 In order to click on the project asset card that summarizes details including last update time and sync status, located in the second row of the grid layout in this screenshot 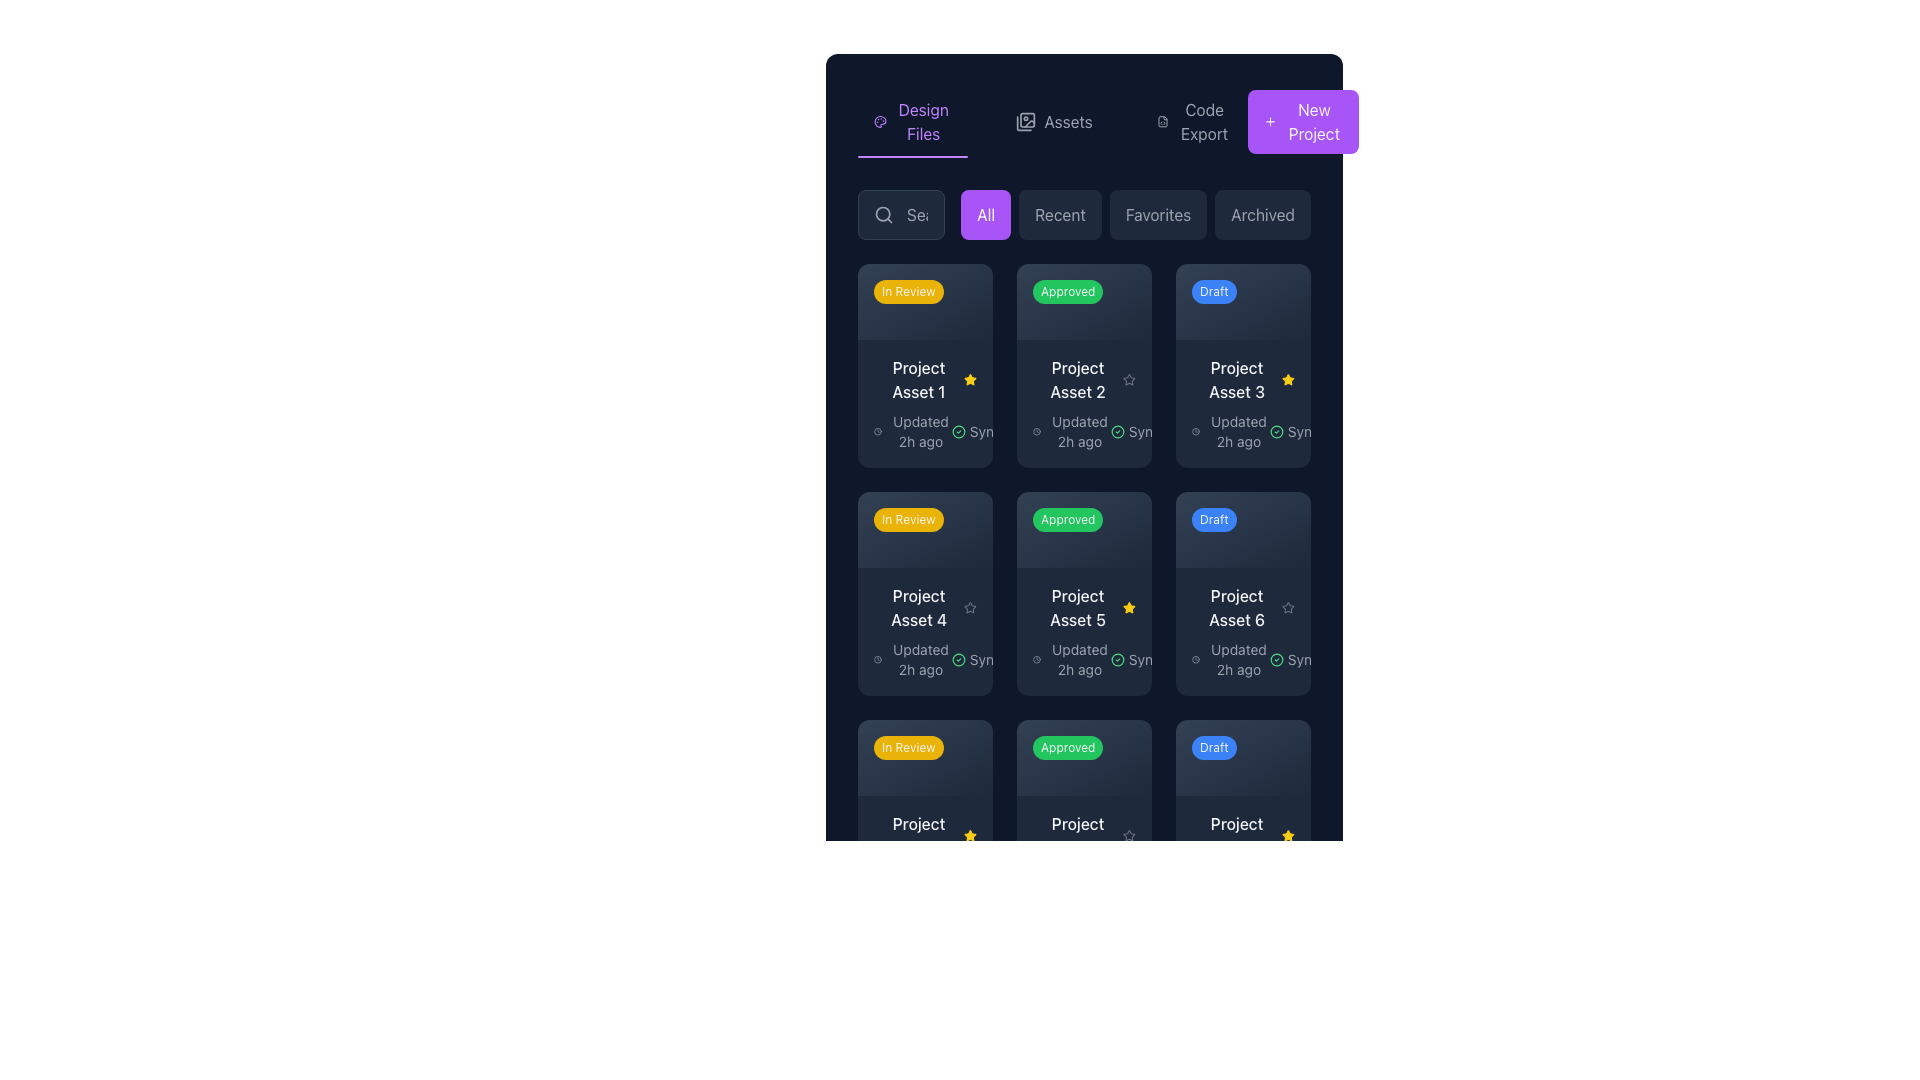, I will do `click(1242, 631)`.